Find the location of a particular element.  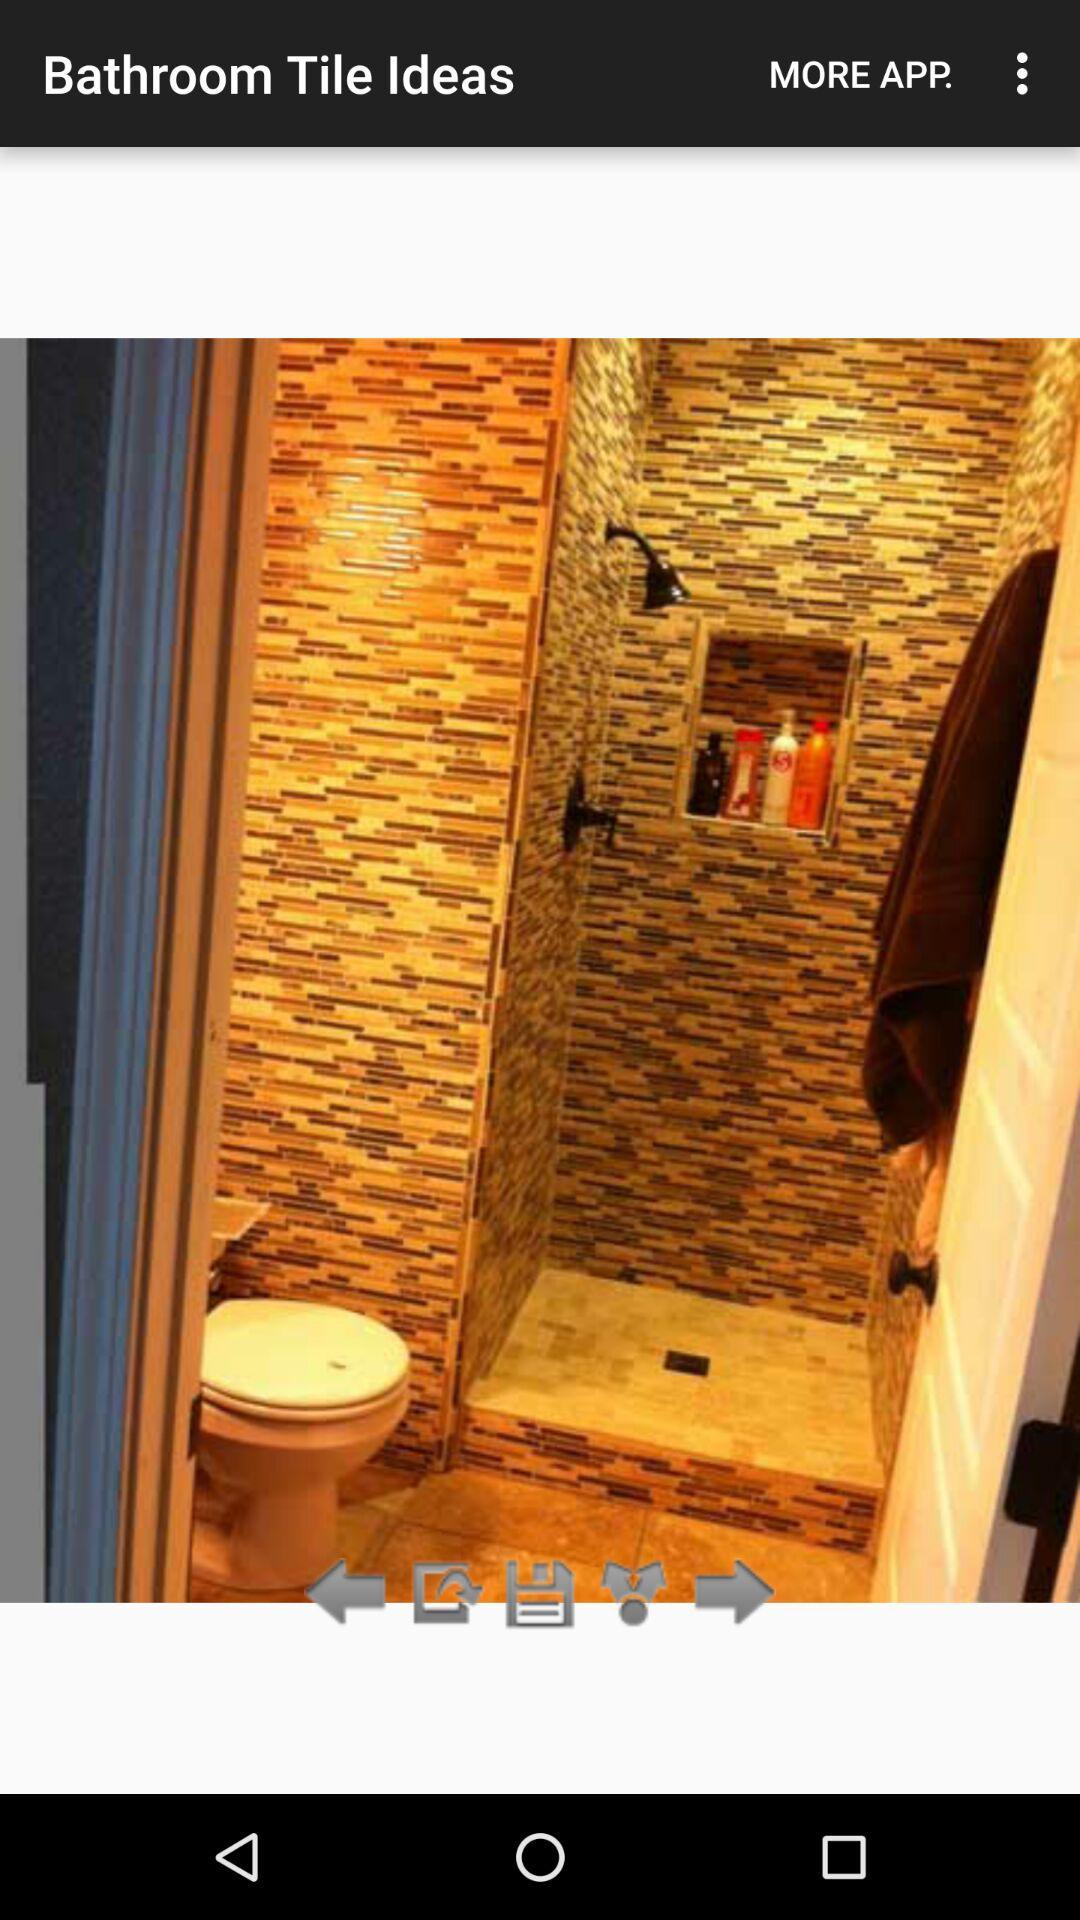

next is located at coordinates (729, 1593).